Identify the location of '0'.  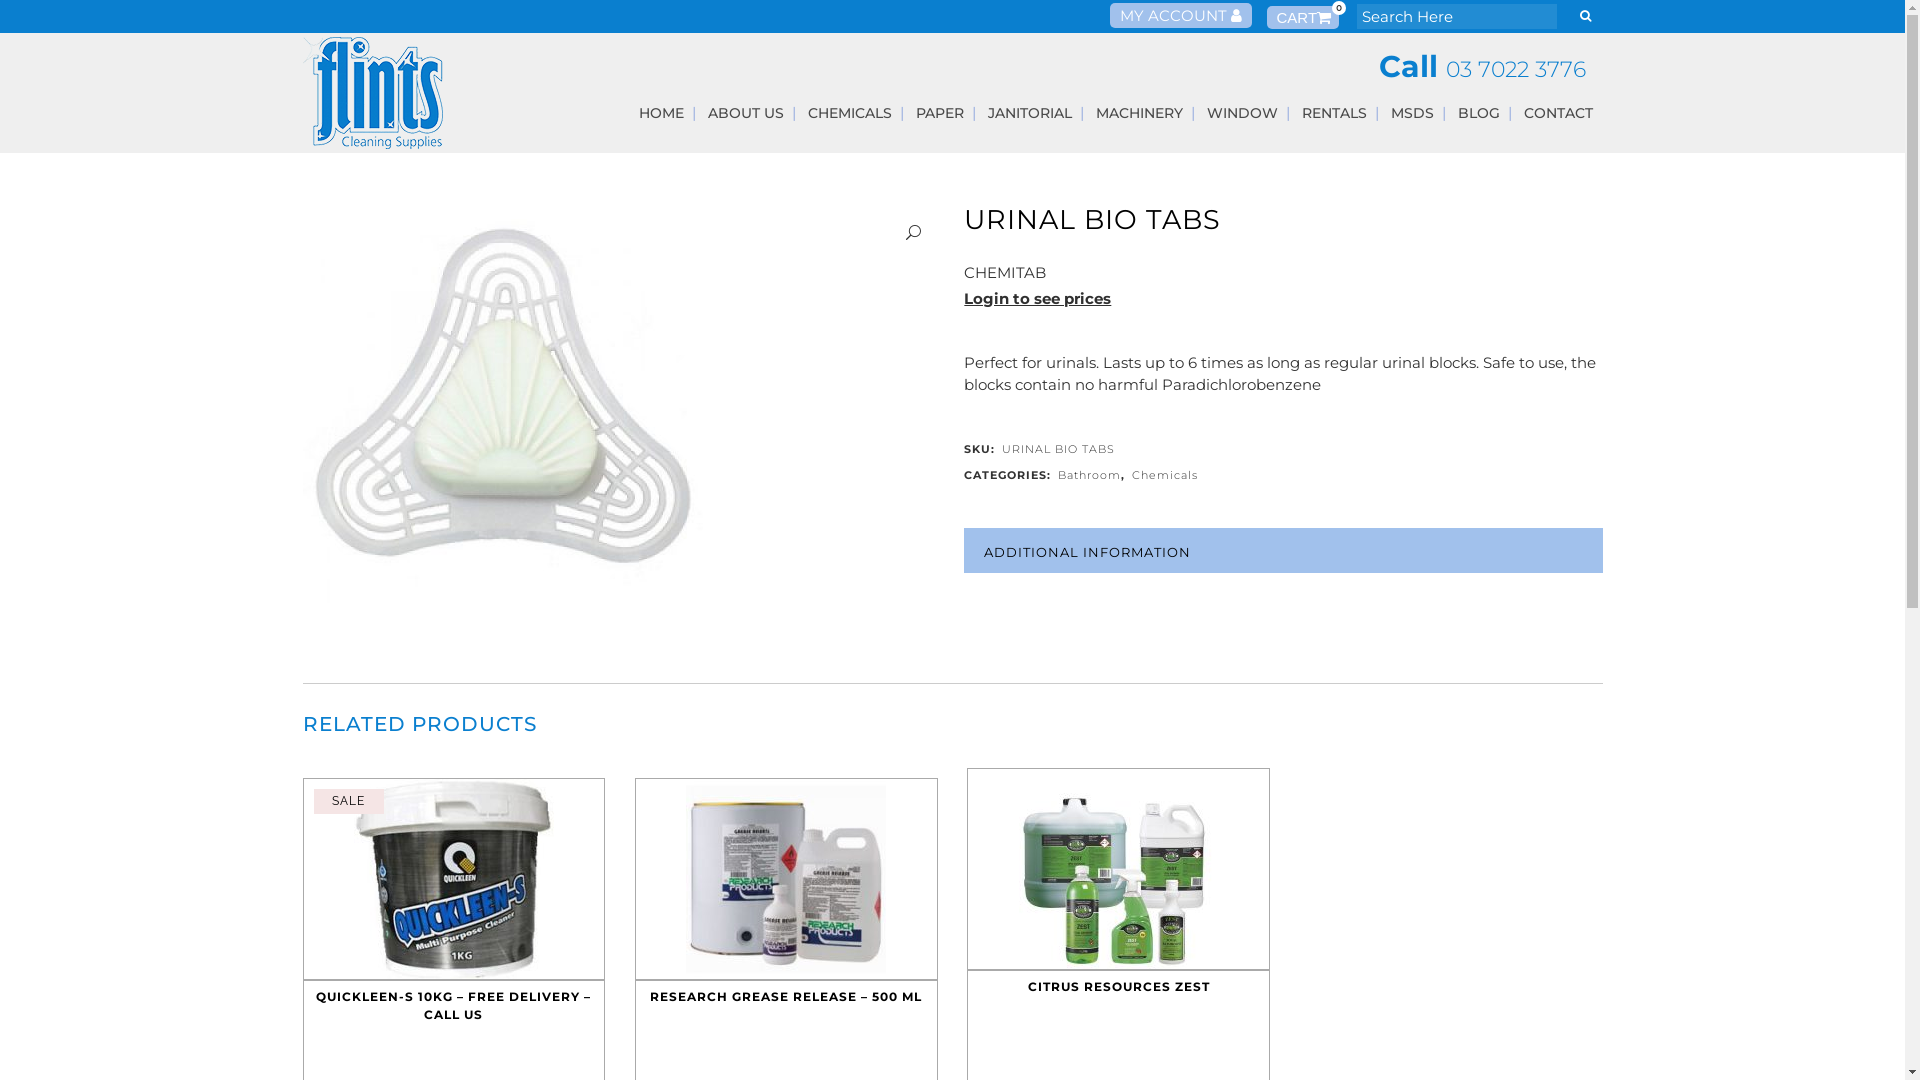
(1265, 17).